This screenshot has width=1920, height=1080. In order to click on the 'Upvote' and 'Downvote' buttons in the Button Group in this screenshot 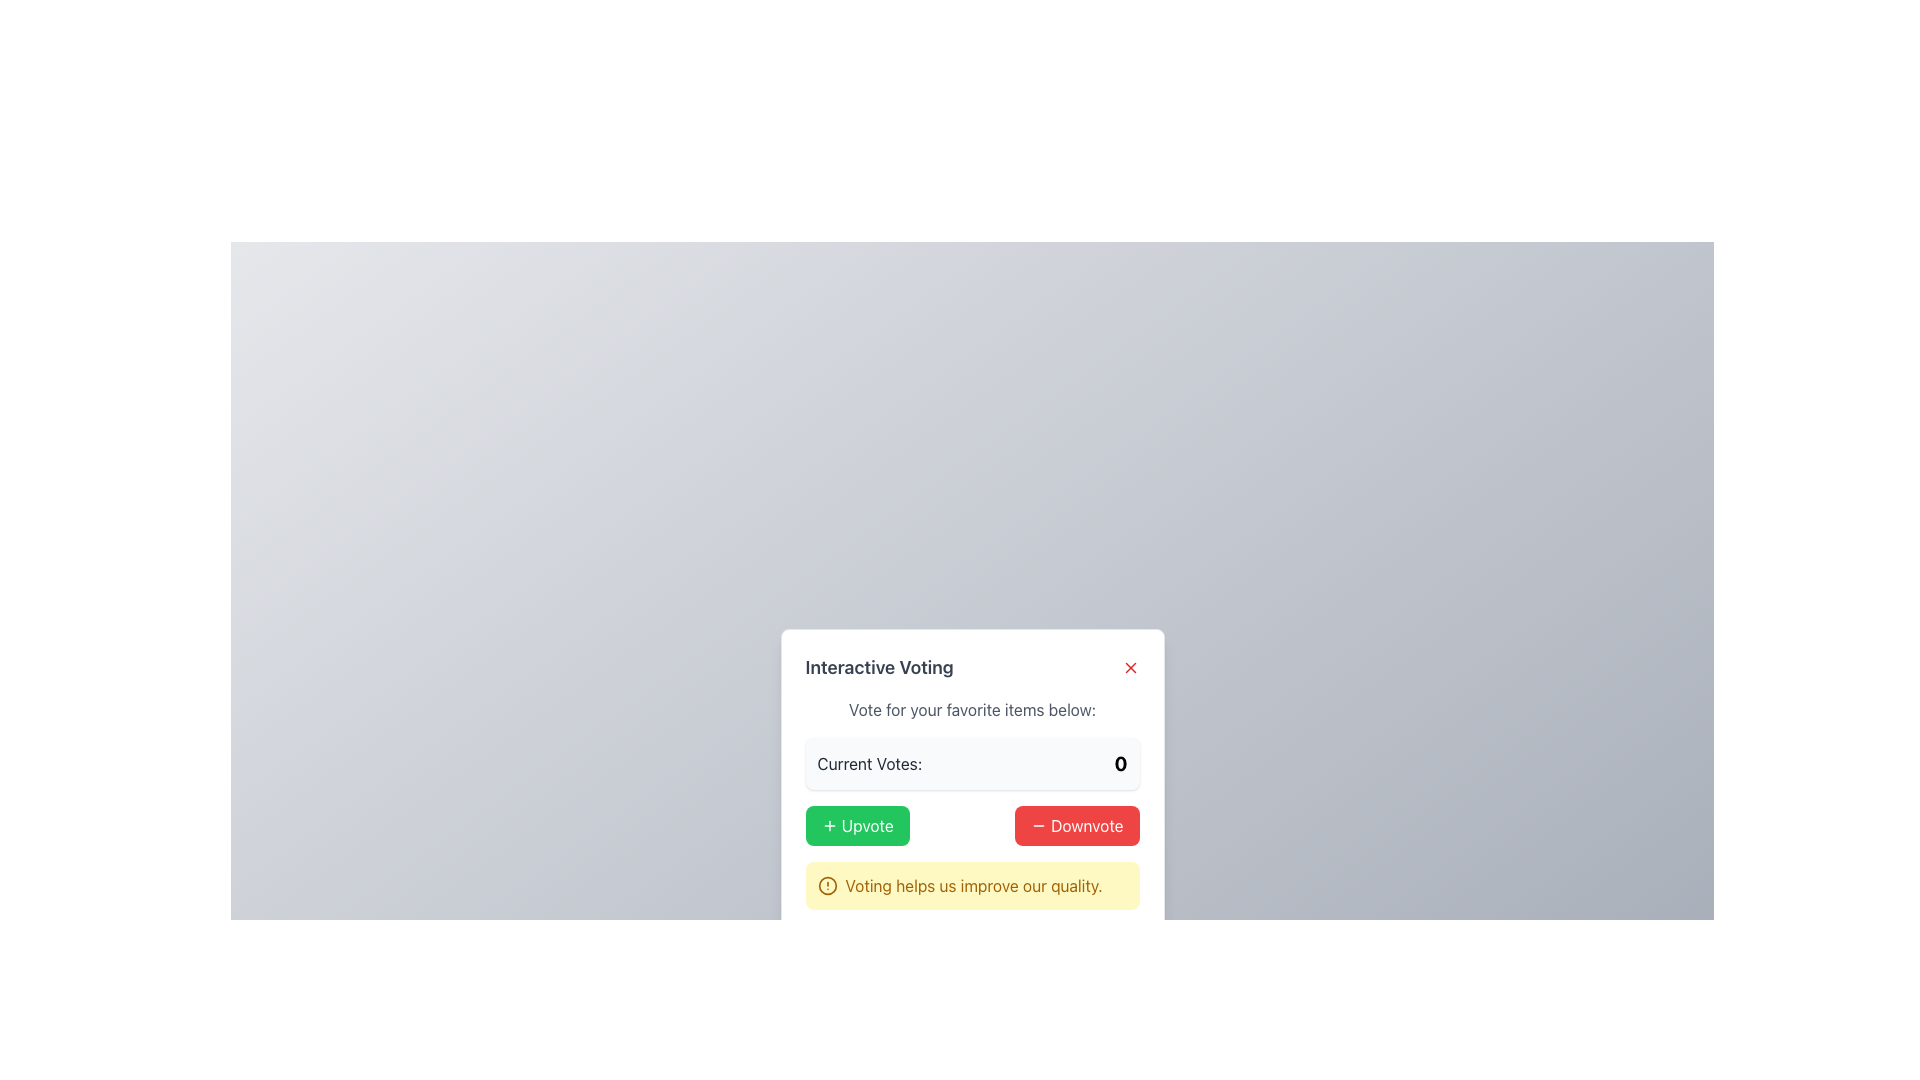, I will do `click(972, 825)`.